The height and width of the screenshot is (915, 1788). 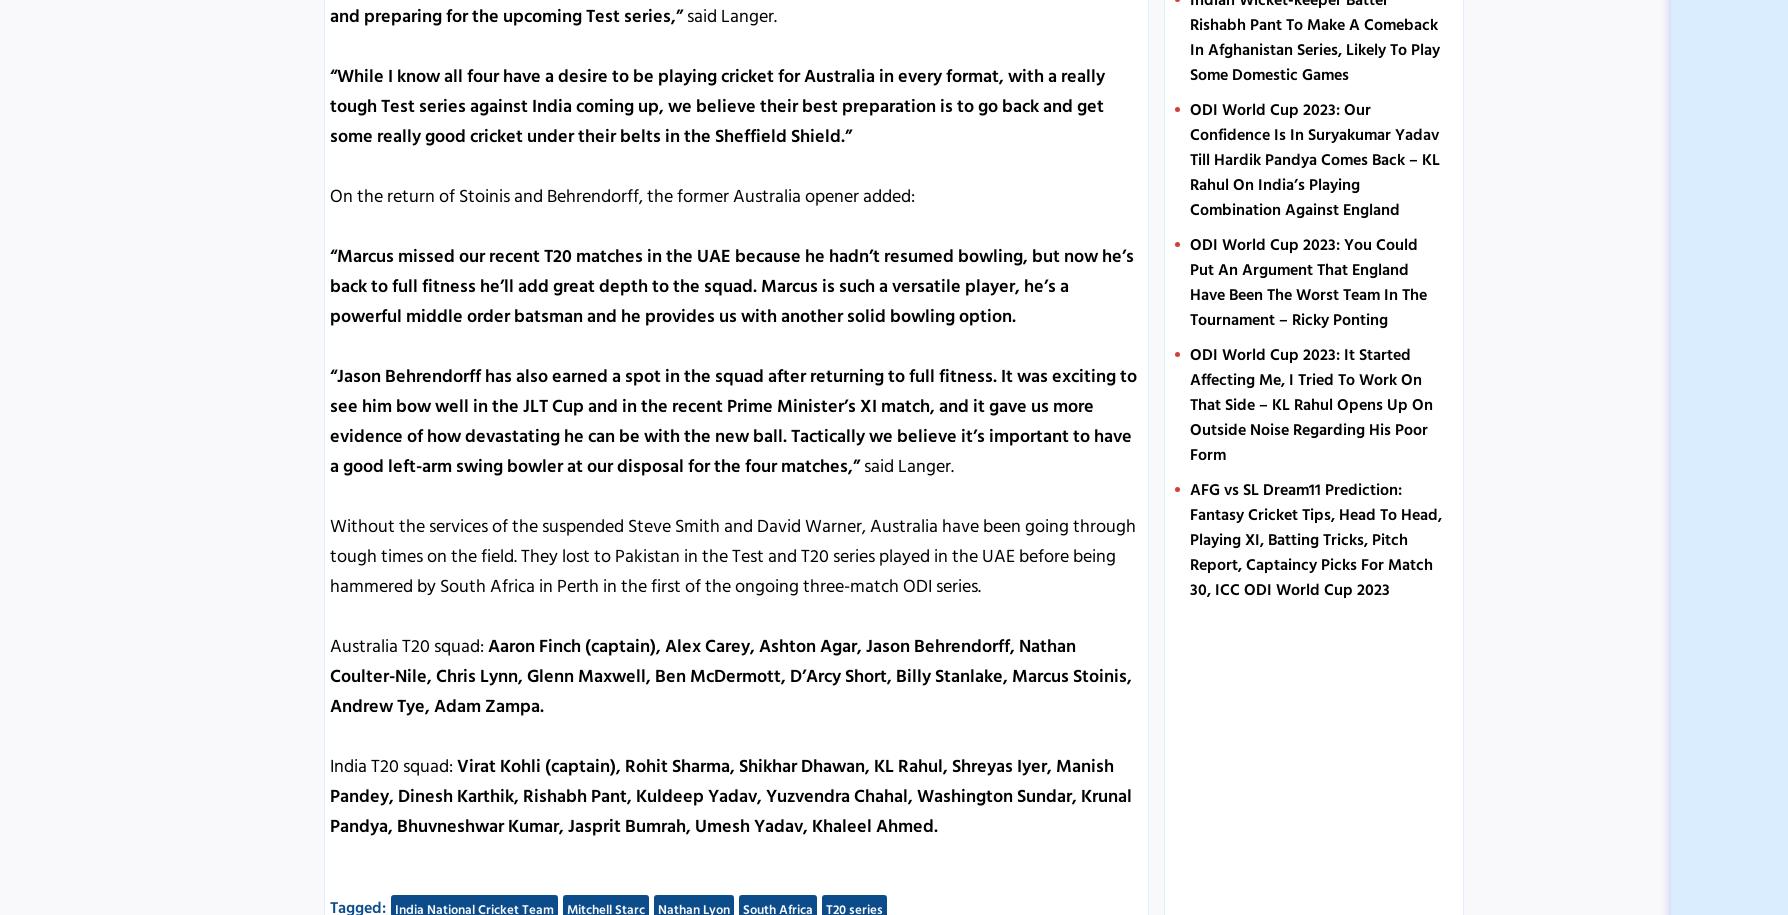 What do you see at coordinates (1314, 539) in the screenshot?
I see `'AFG vs SL Dream11 Prediction: Fantasy Cricket Tips, Head To Head, Playing XI, Batting Tricks, Pitch Report, Captaincy Picks For Match 30, ICC ODI World Cup 2023'` at bounding box center [1314, 539].